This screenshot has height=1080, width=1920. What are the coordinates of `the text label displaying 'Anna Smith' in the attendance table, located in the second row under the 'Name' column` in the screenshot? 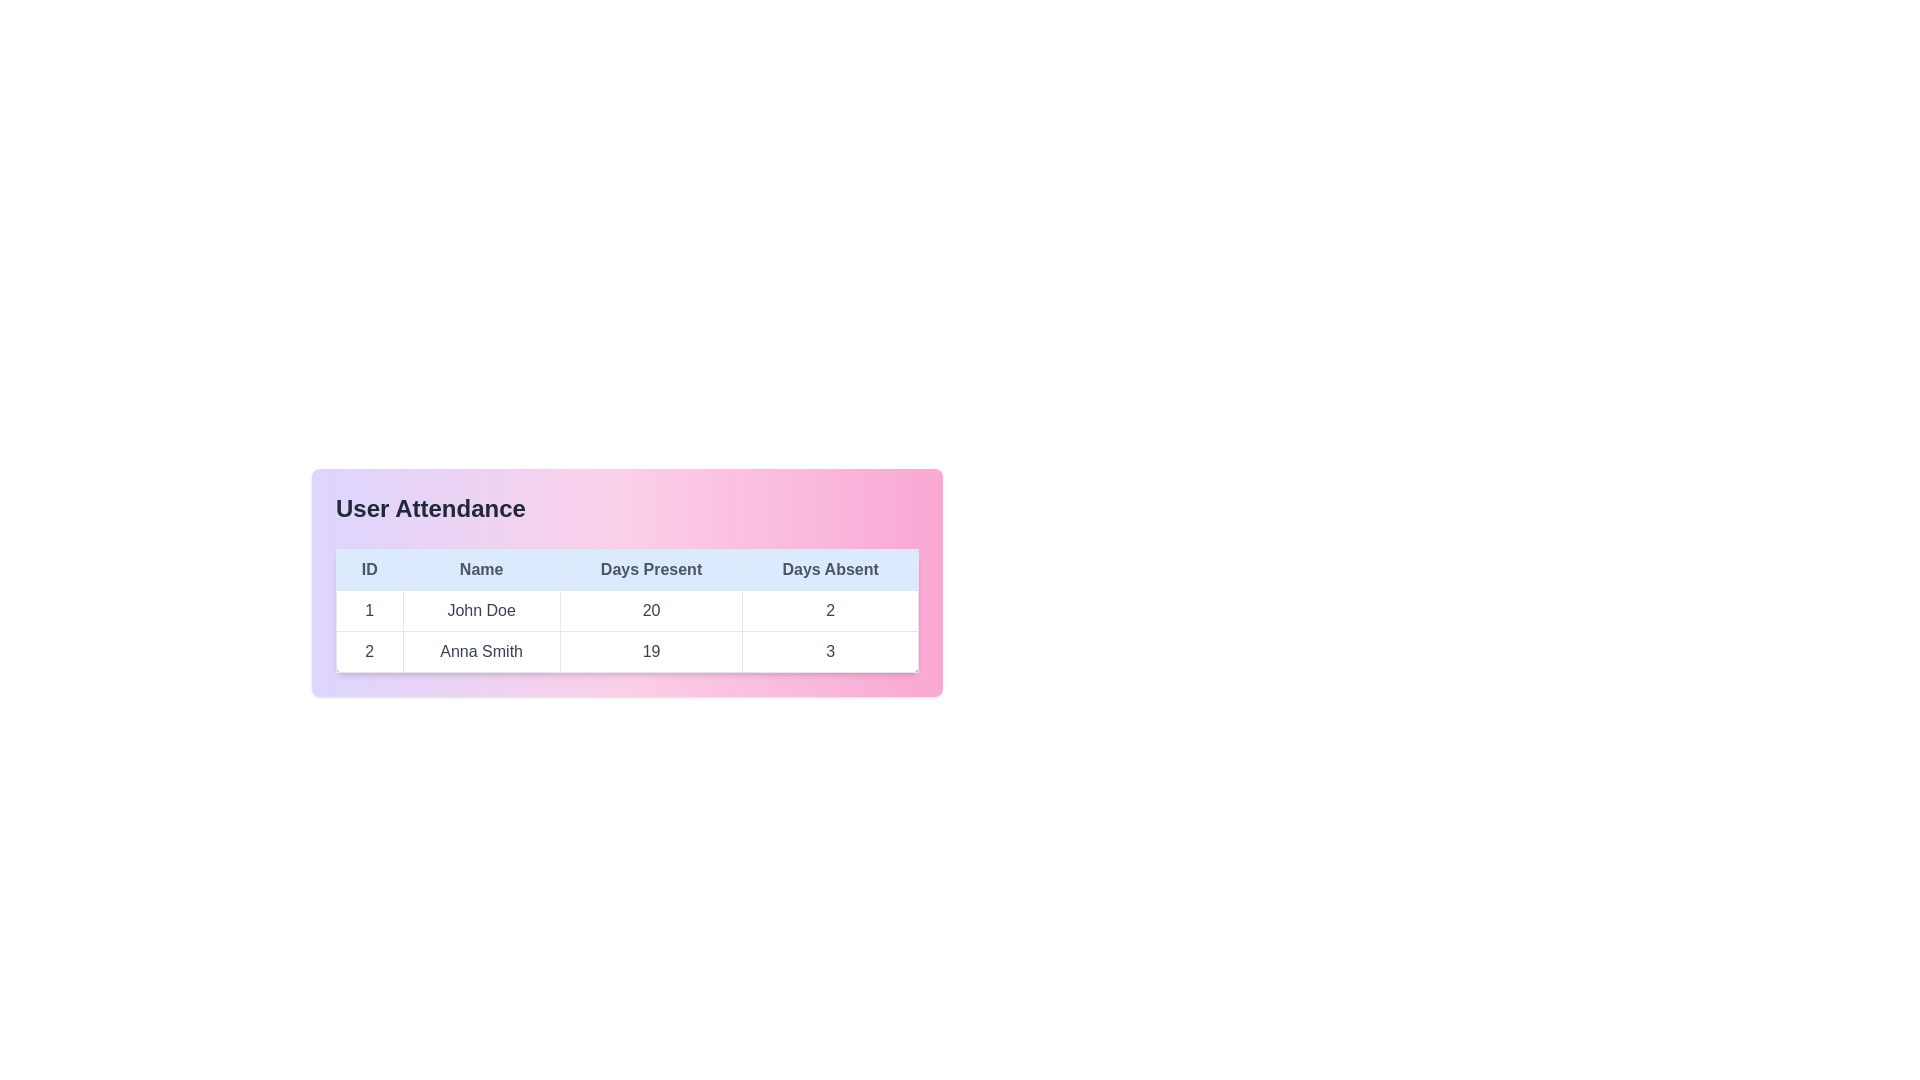 It's located at (481, 651).